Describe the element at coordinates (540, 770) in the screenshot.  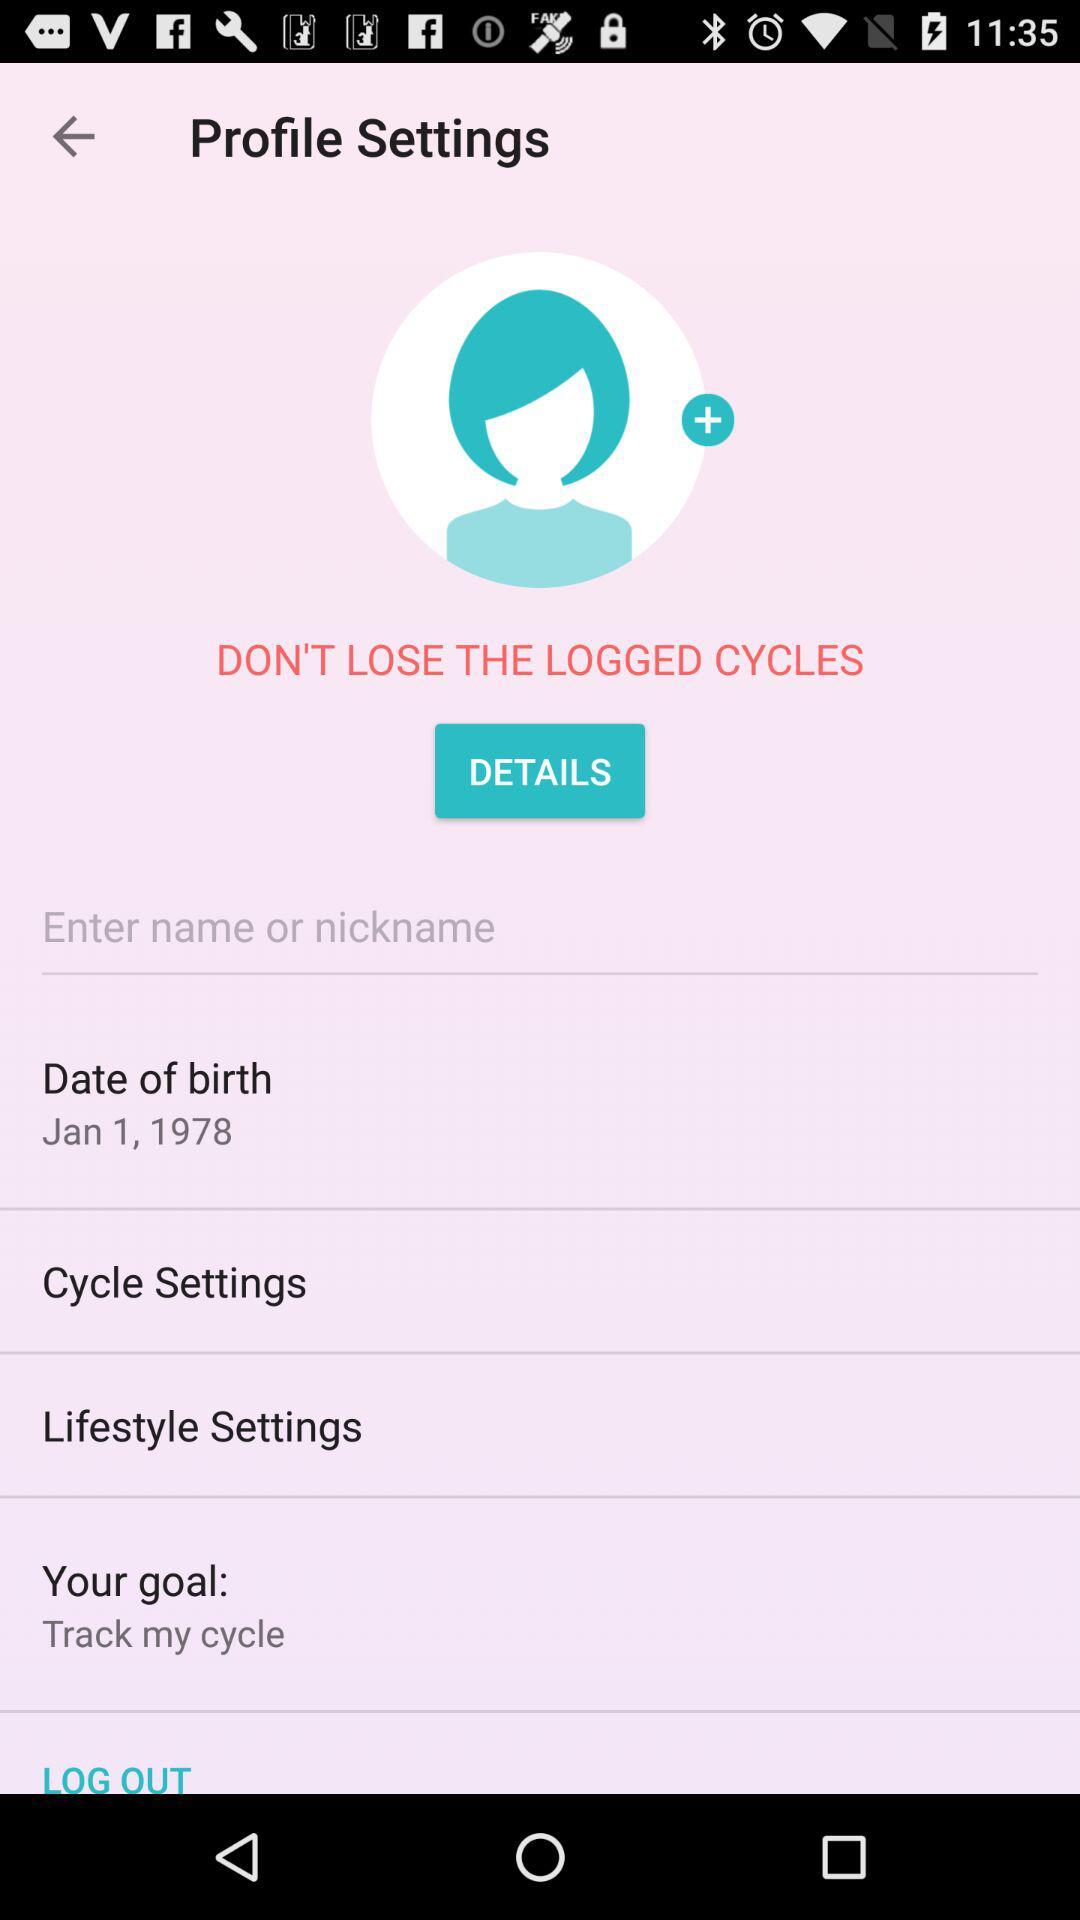
I see `details icon` at that location.